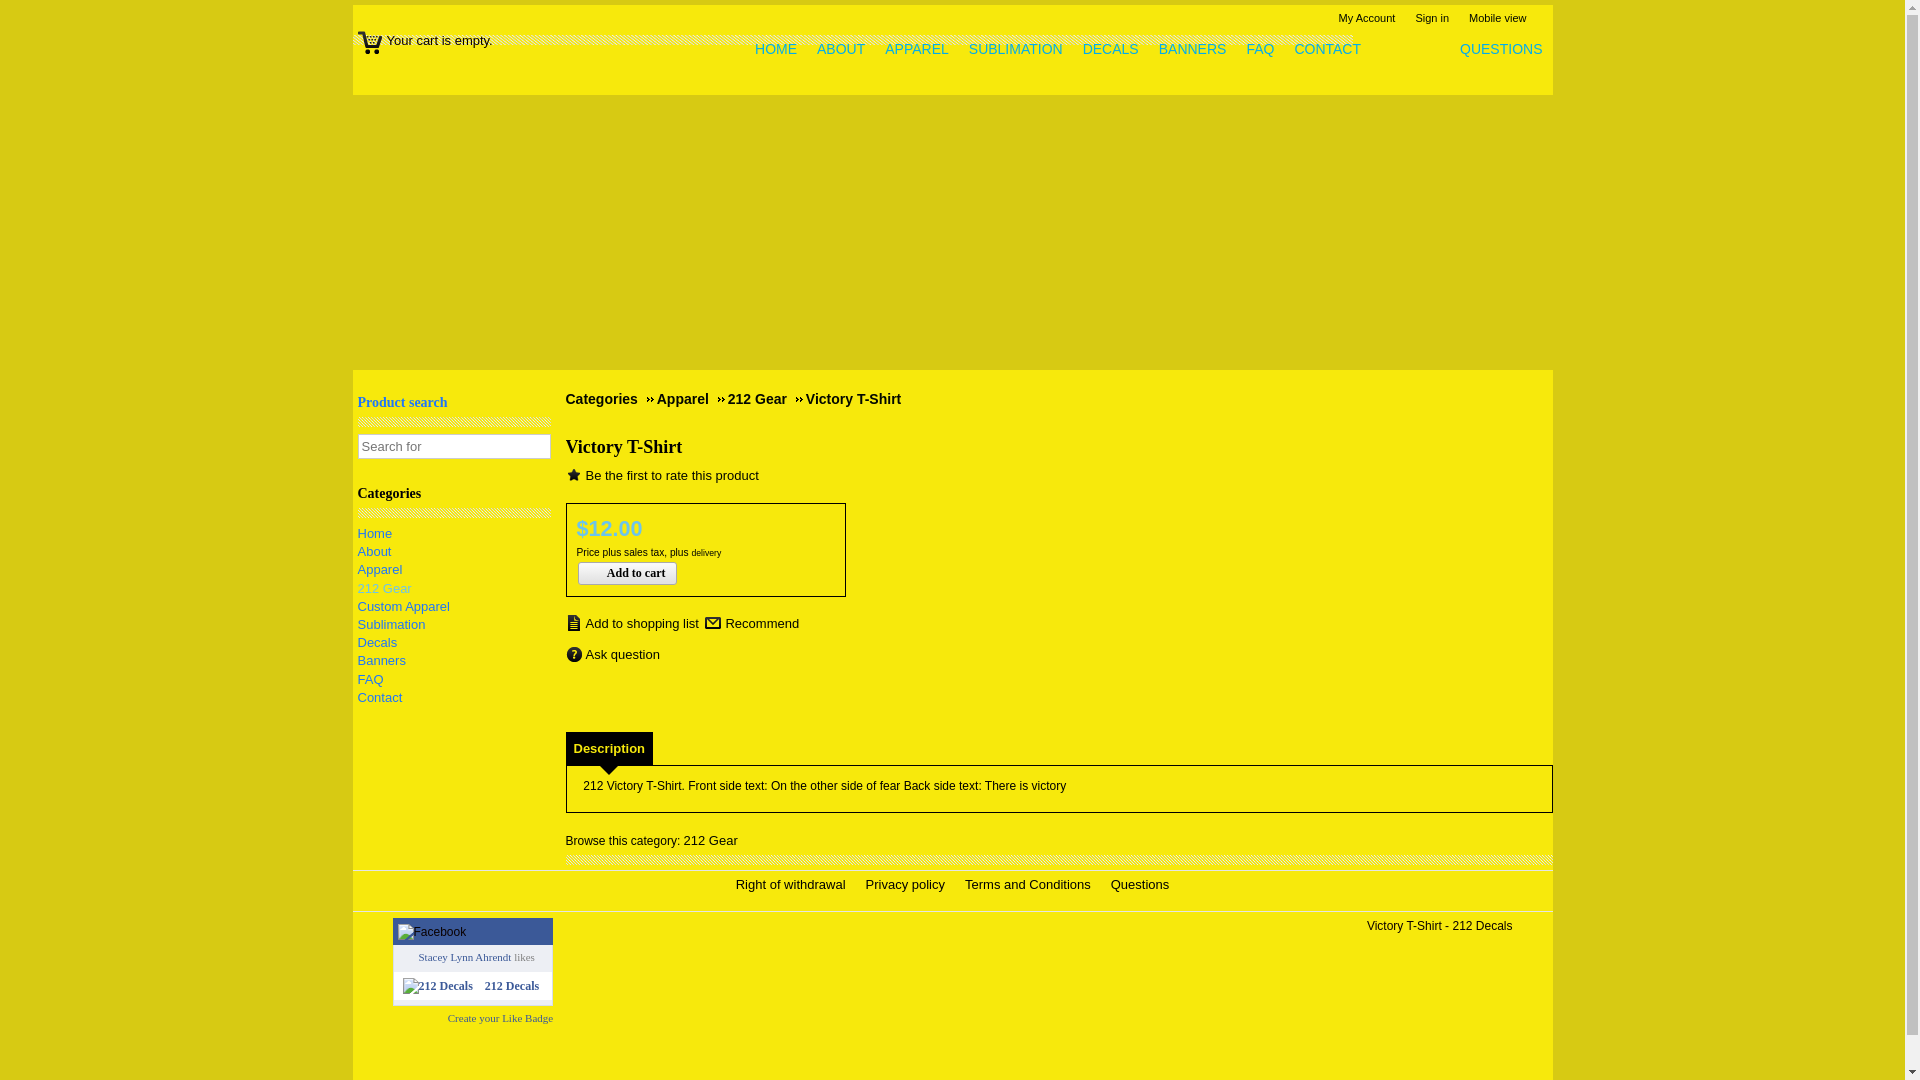 This screenshot has width=1920, height=1080. Describe the element at coordinates (1145, 883) in the screenshot. I see `'Questions'` at that location.